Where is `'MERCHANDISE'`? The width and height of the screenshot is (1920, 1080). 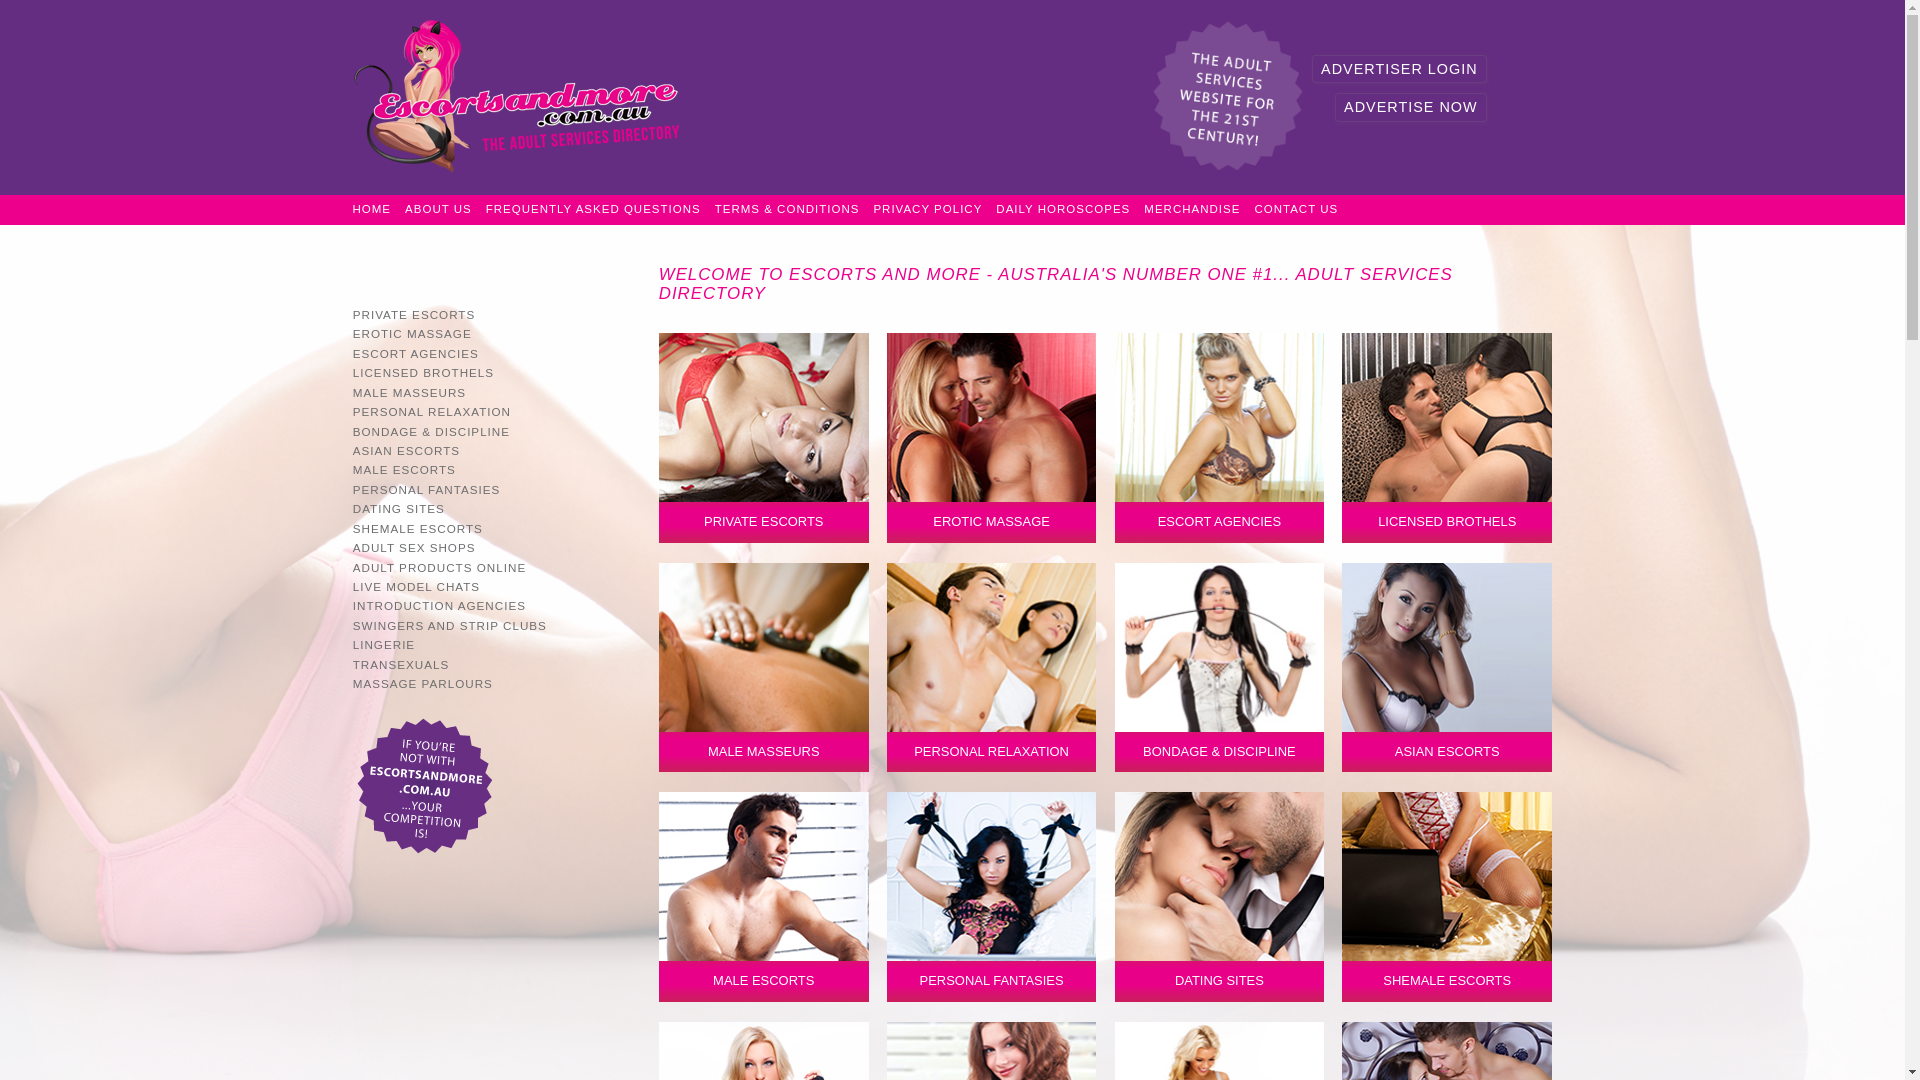
'MERCHANDISE' is located at coordinates (1143, 209).